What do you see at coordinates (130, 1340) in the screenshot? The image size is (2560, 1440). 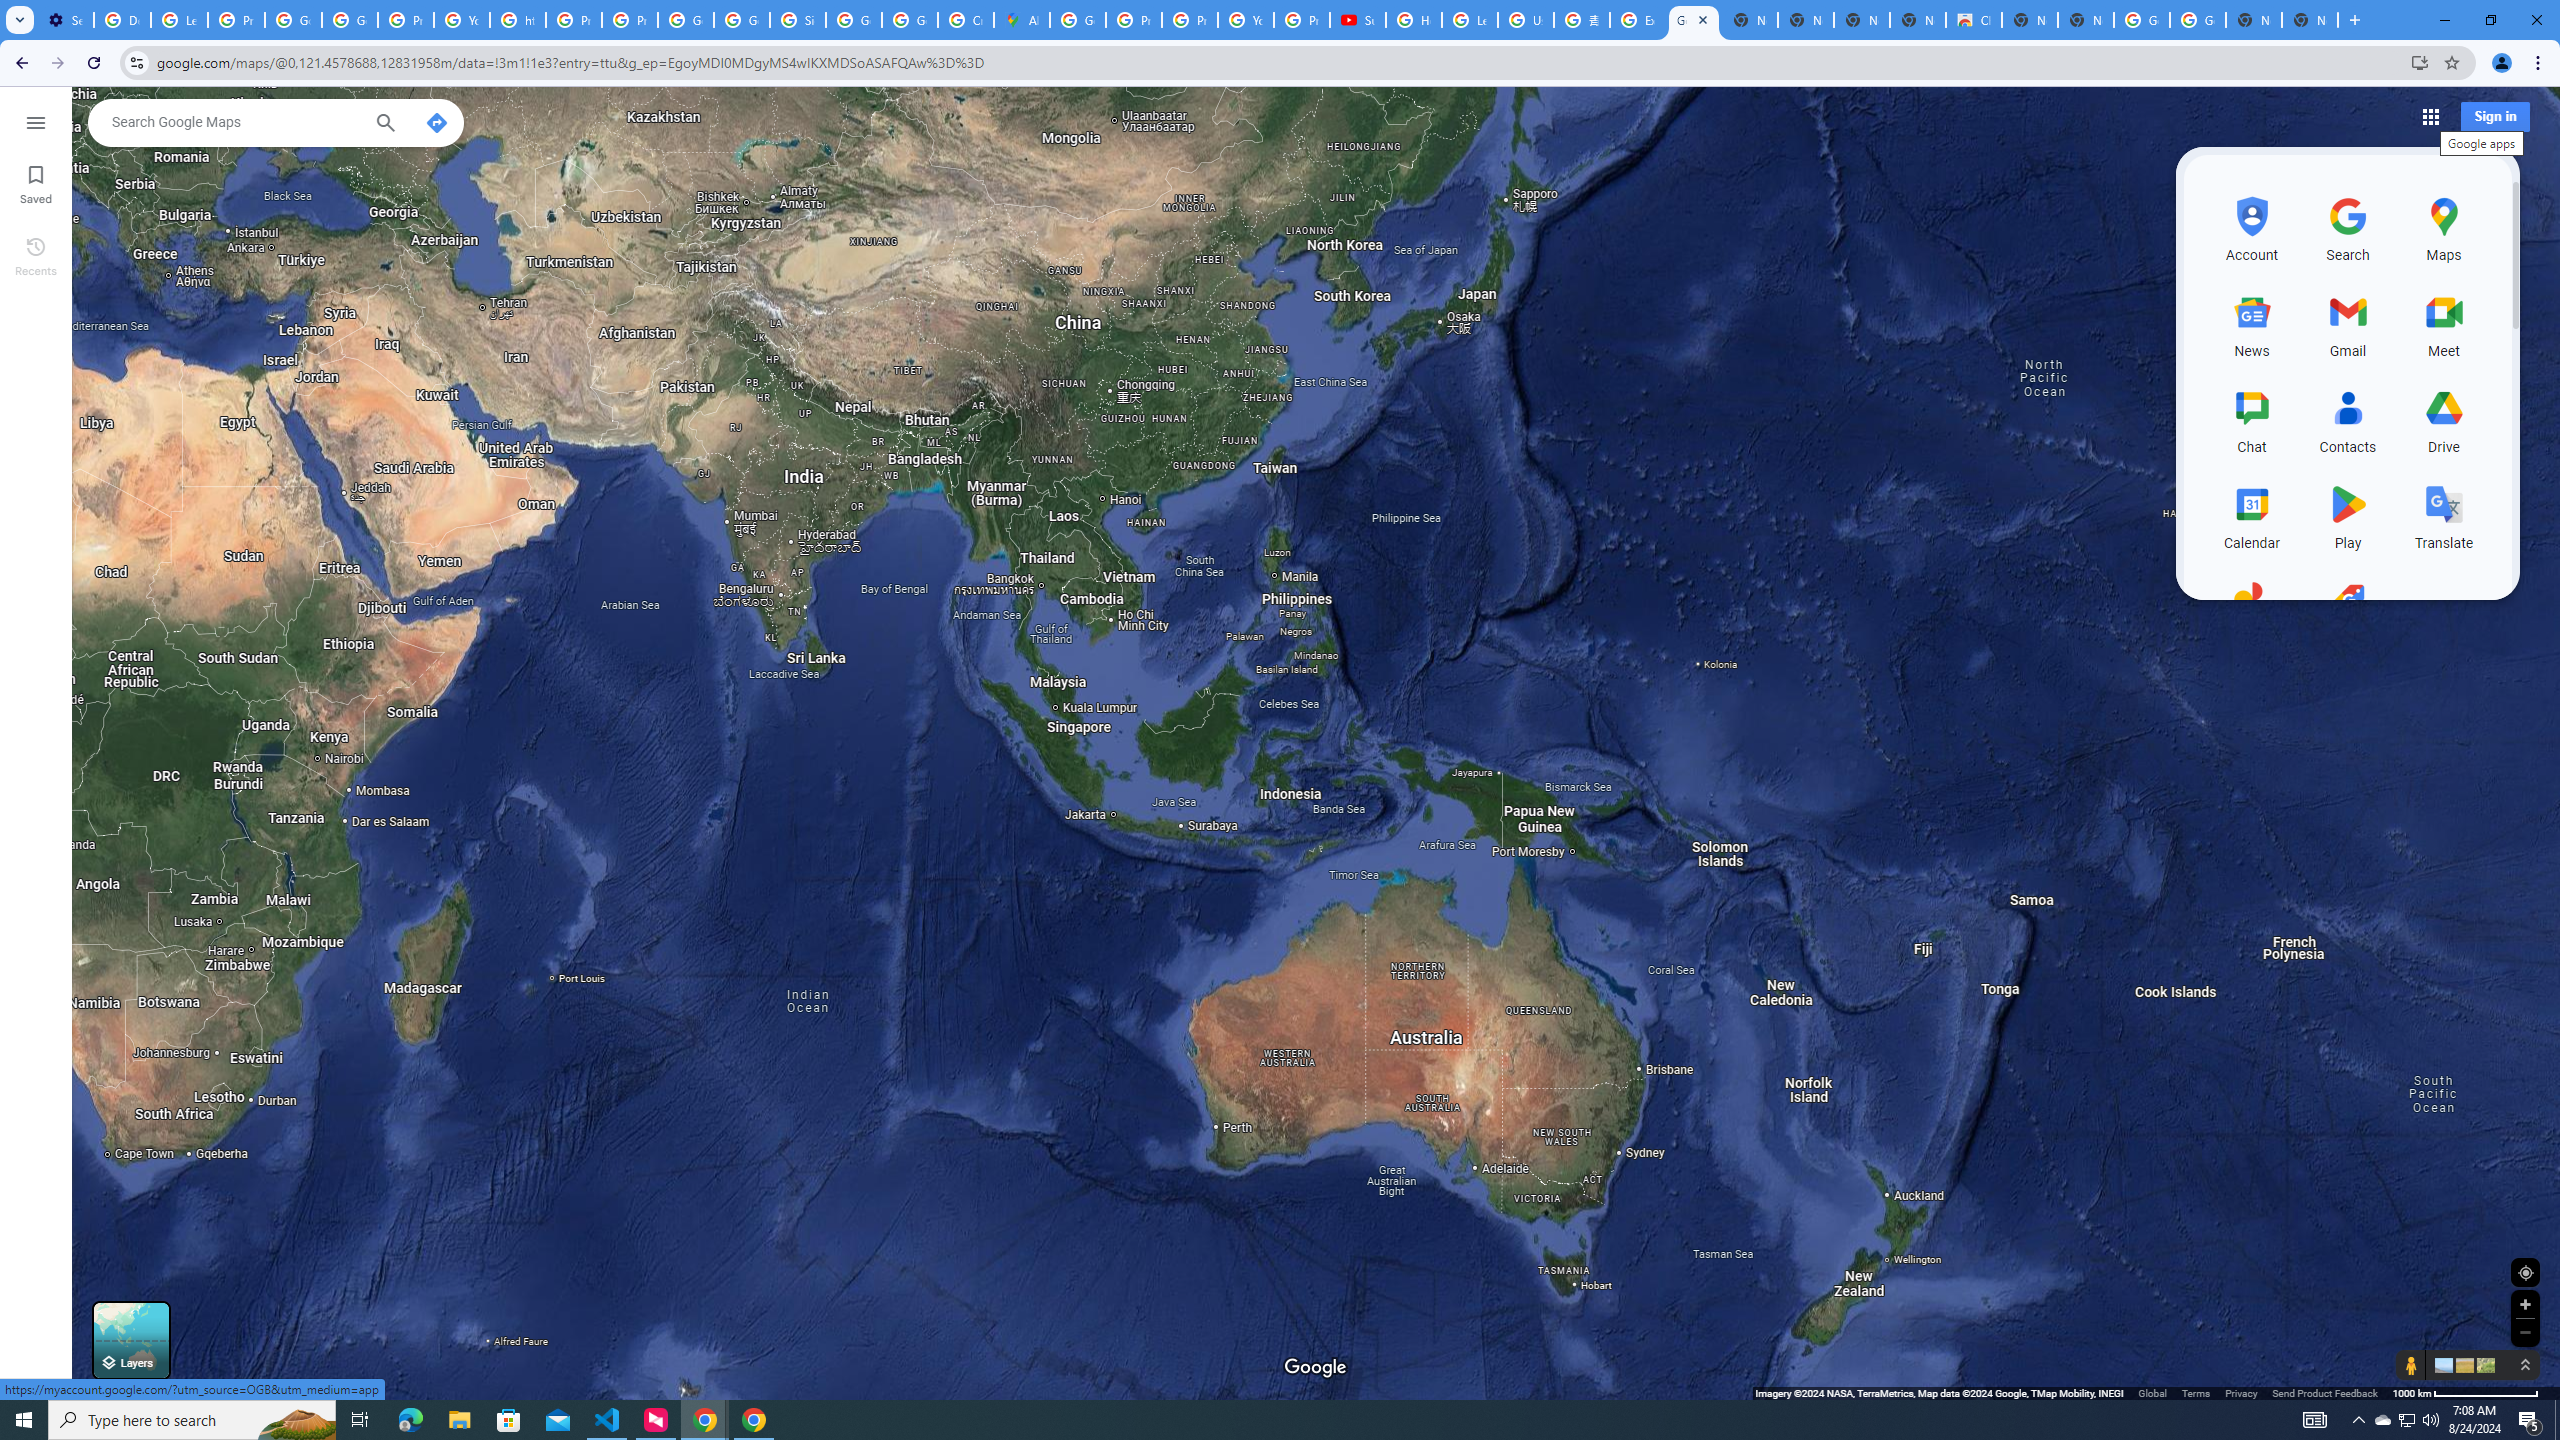 I see `'Layers'` at bounding box center [130, 1340].